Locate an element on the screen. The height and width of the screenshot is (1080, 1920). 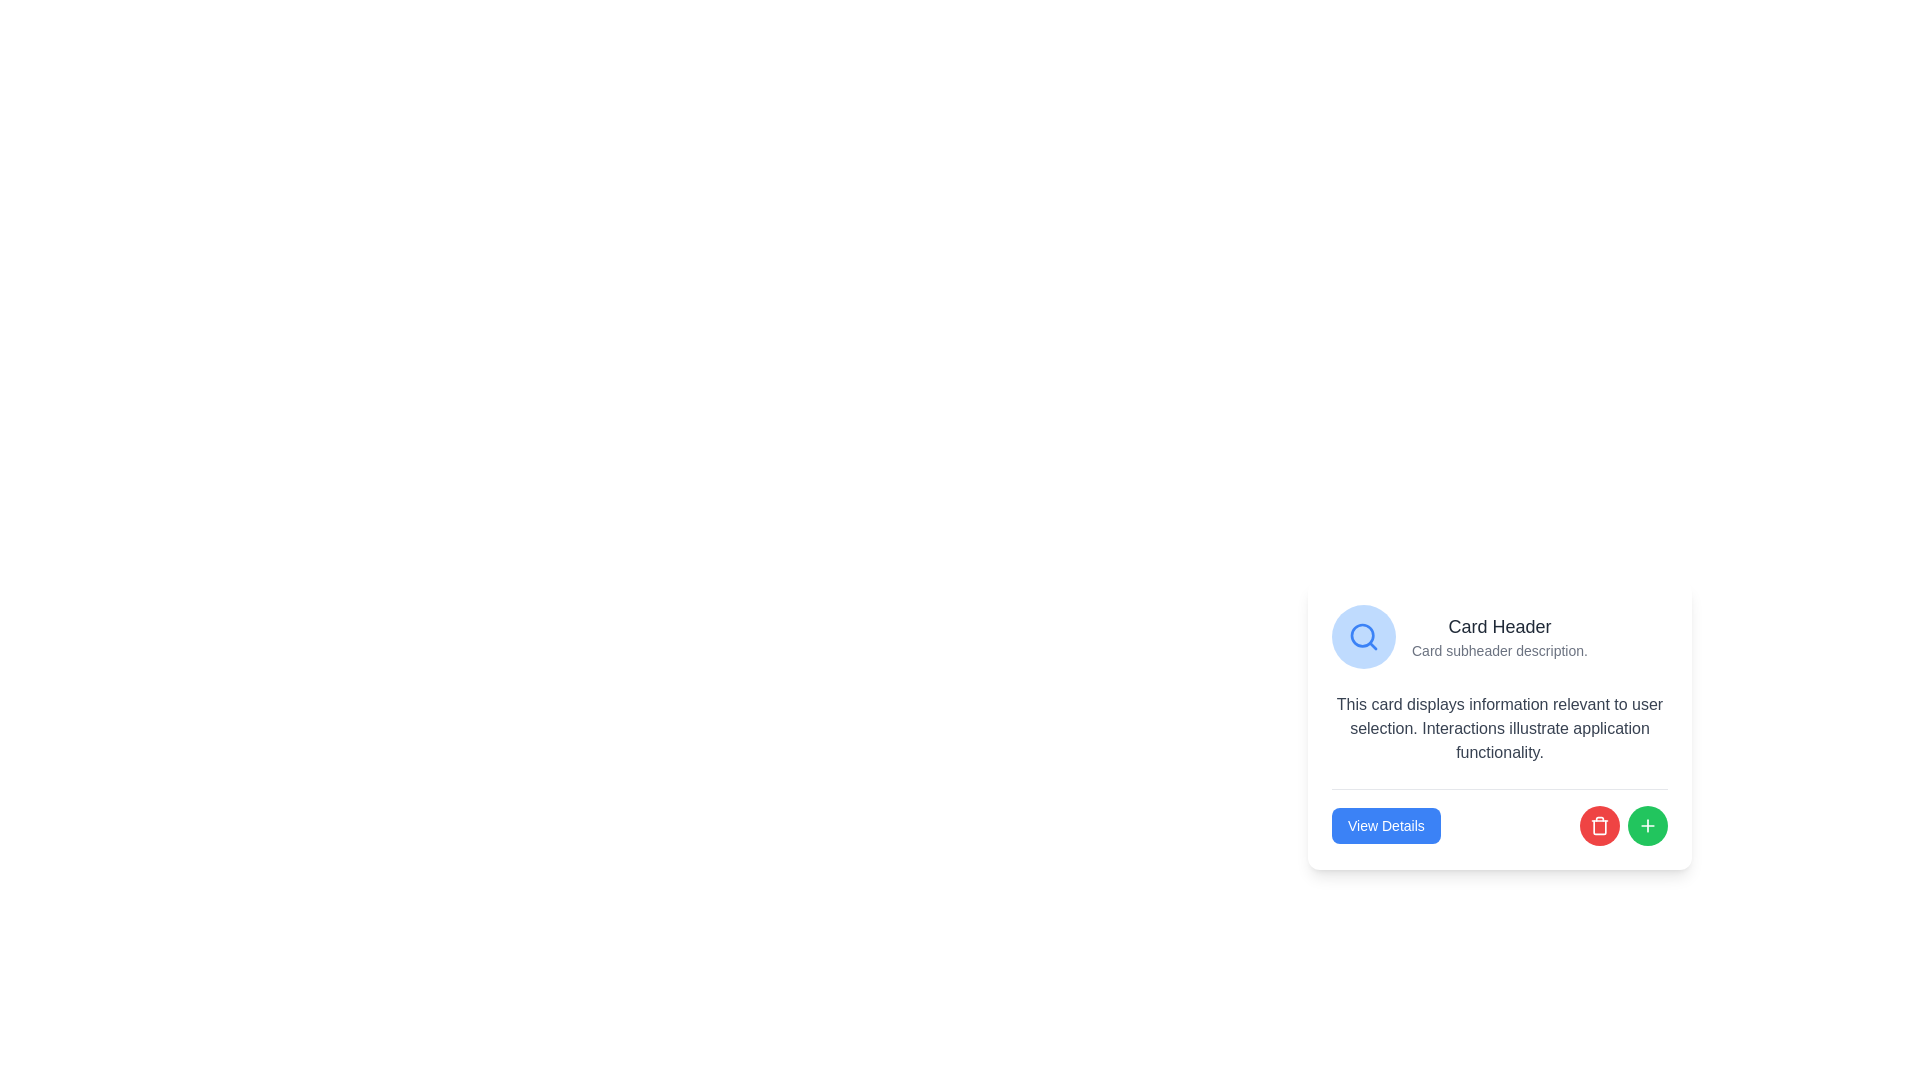
the trash can icon with a red circular background located inside the button at the bottom right corner of the 'Card Header' is located at coordinates (1598, 825).